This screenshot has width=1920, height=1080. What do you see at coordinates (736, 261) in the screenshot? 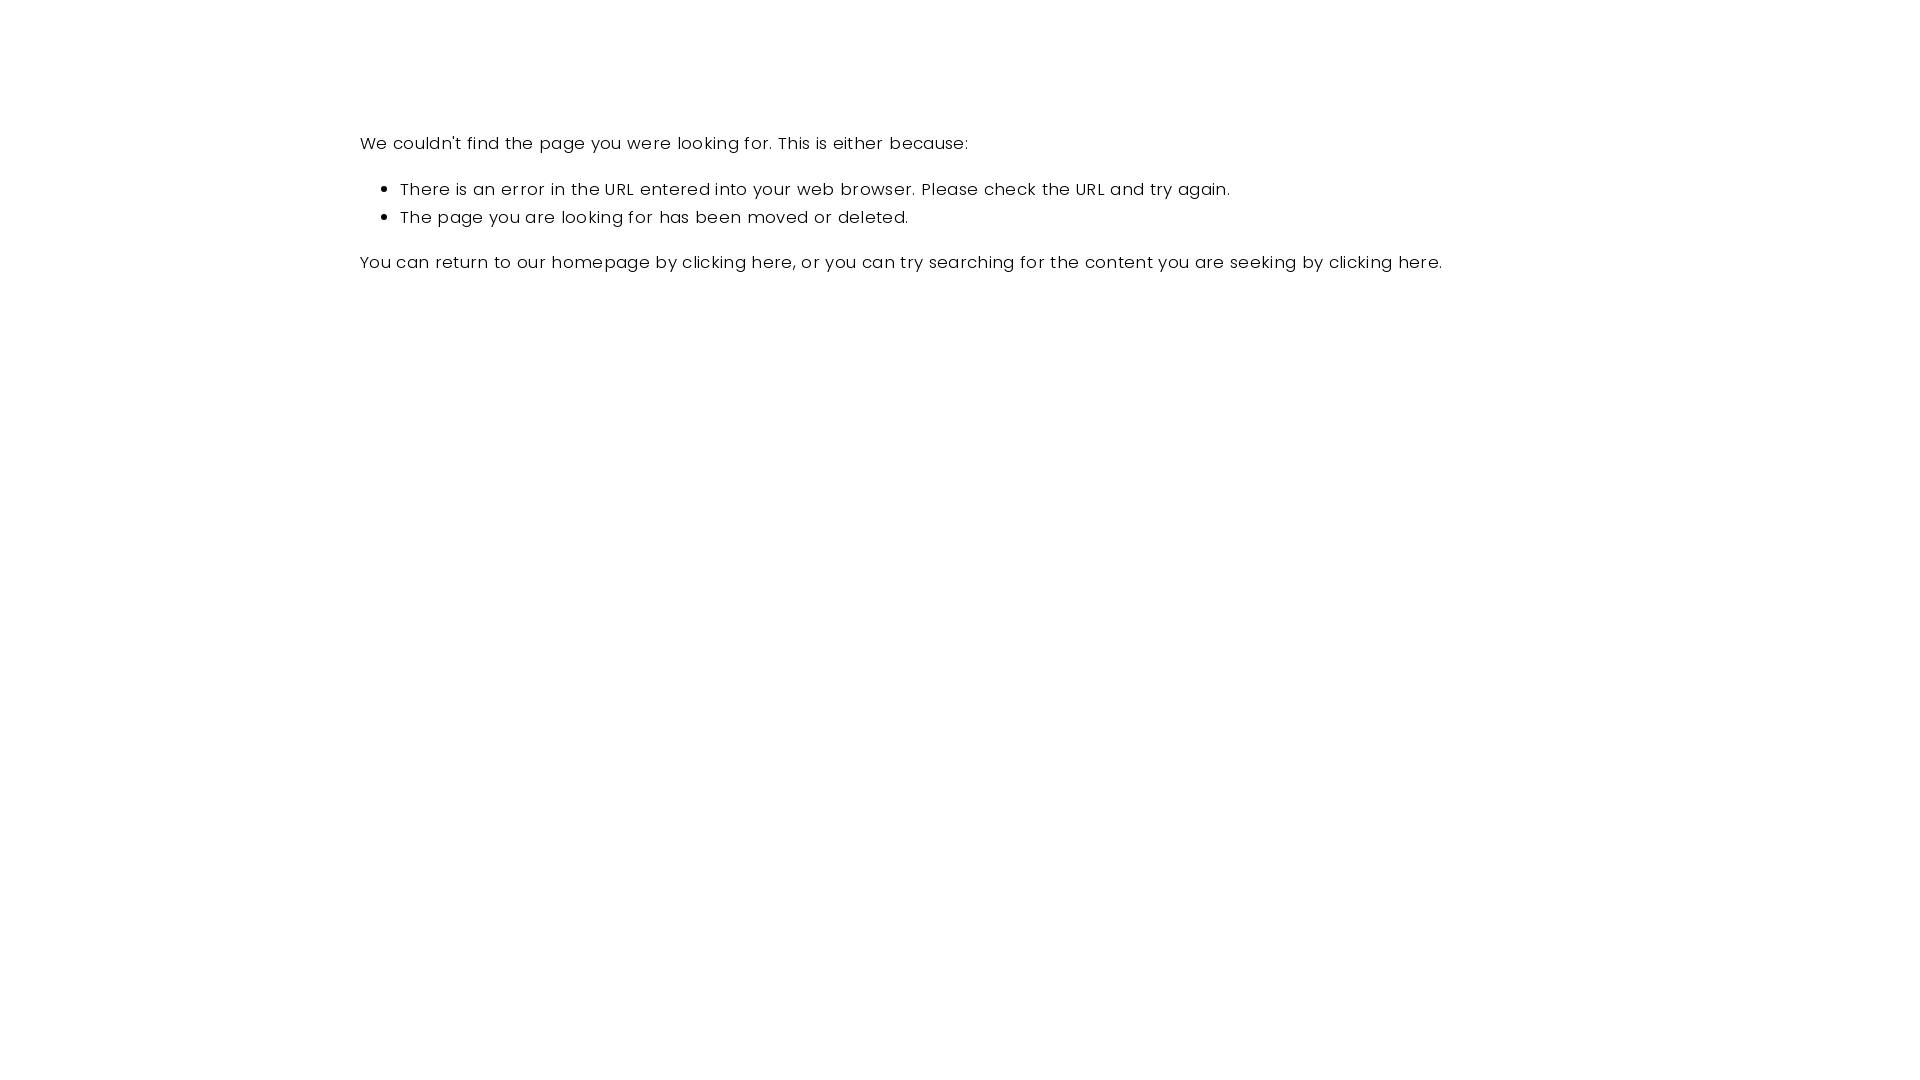
I see `'clicking here'` at bounding box center [736, 261].